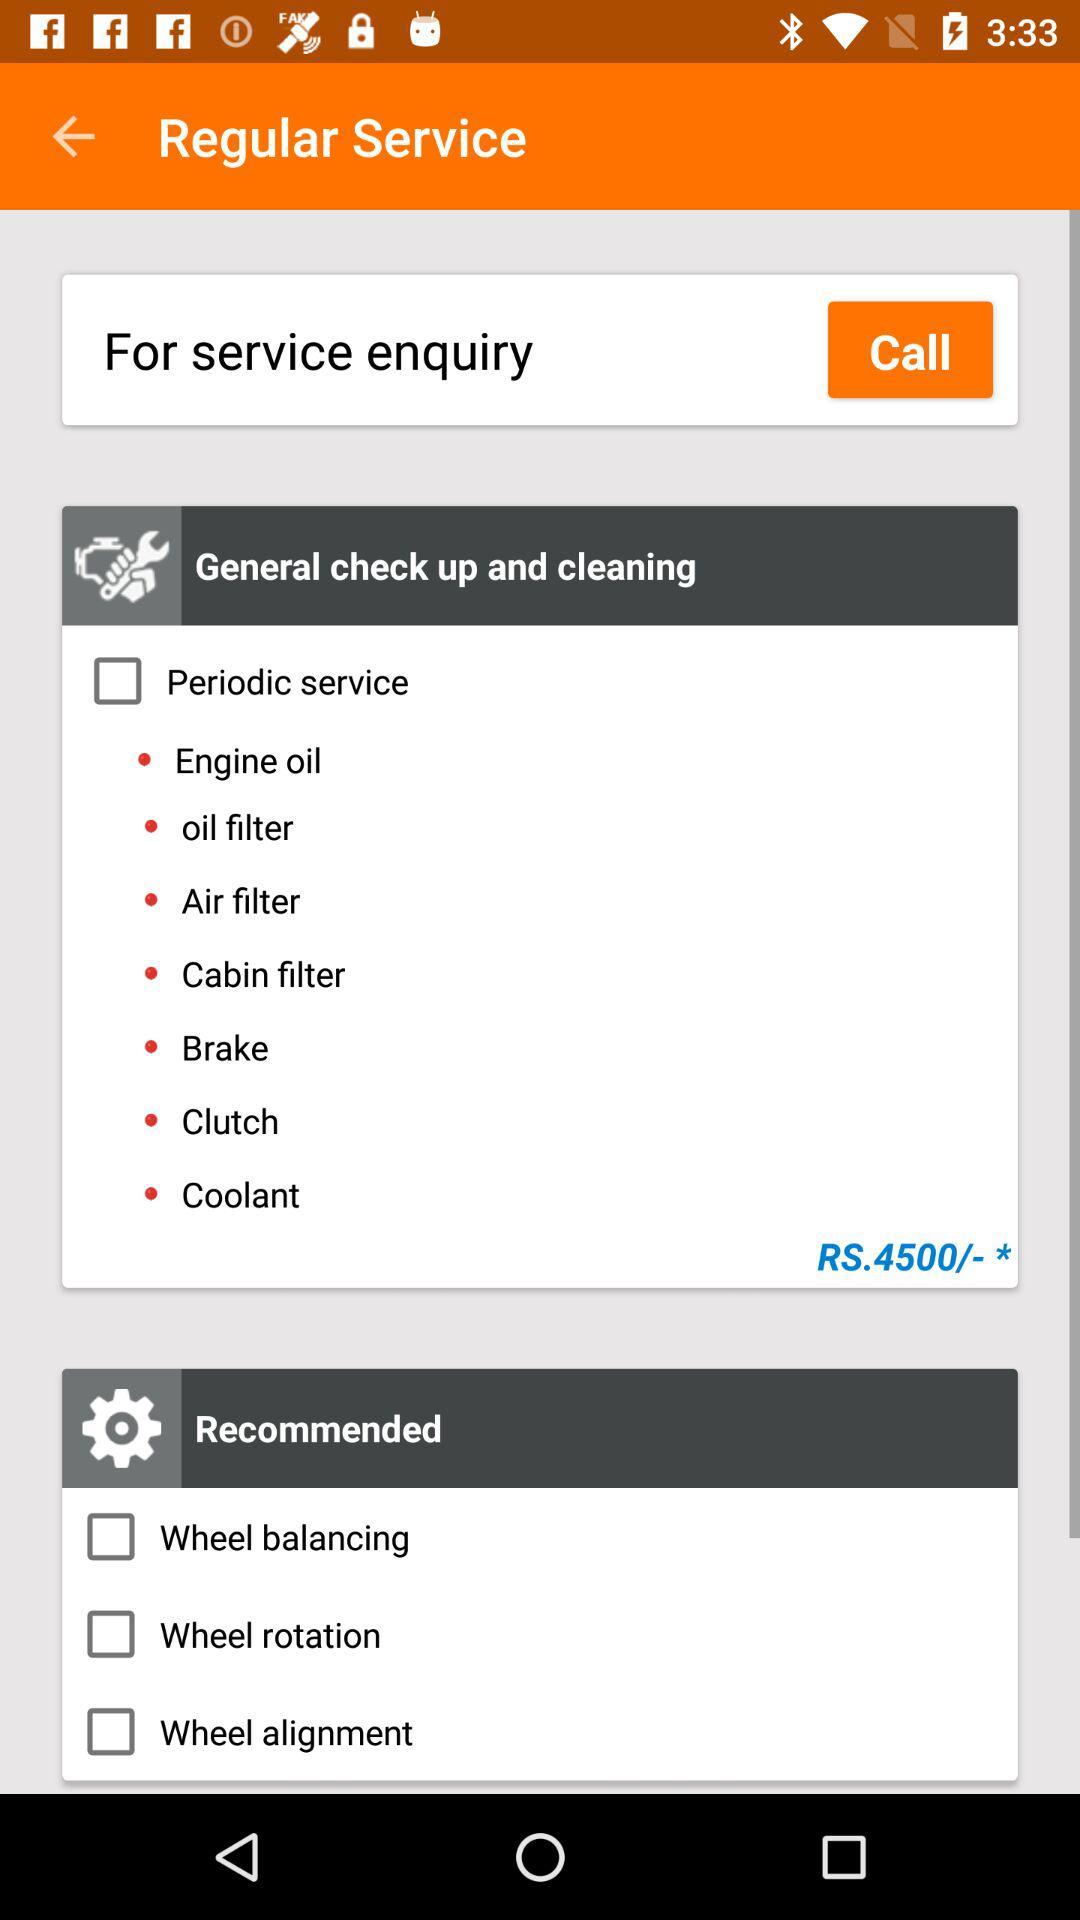  Describe the element at coordinates (540, 1535) in the screenshot. I see `the wheel balancing icon` at that location.